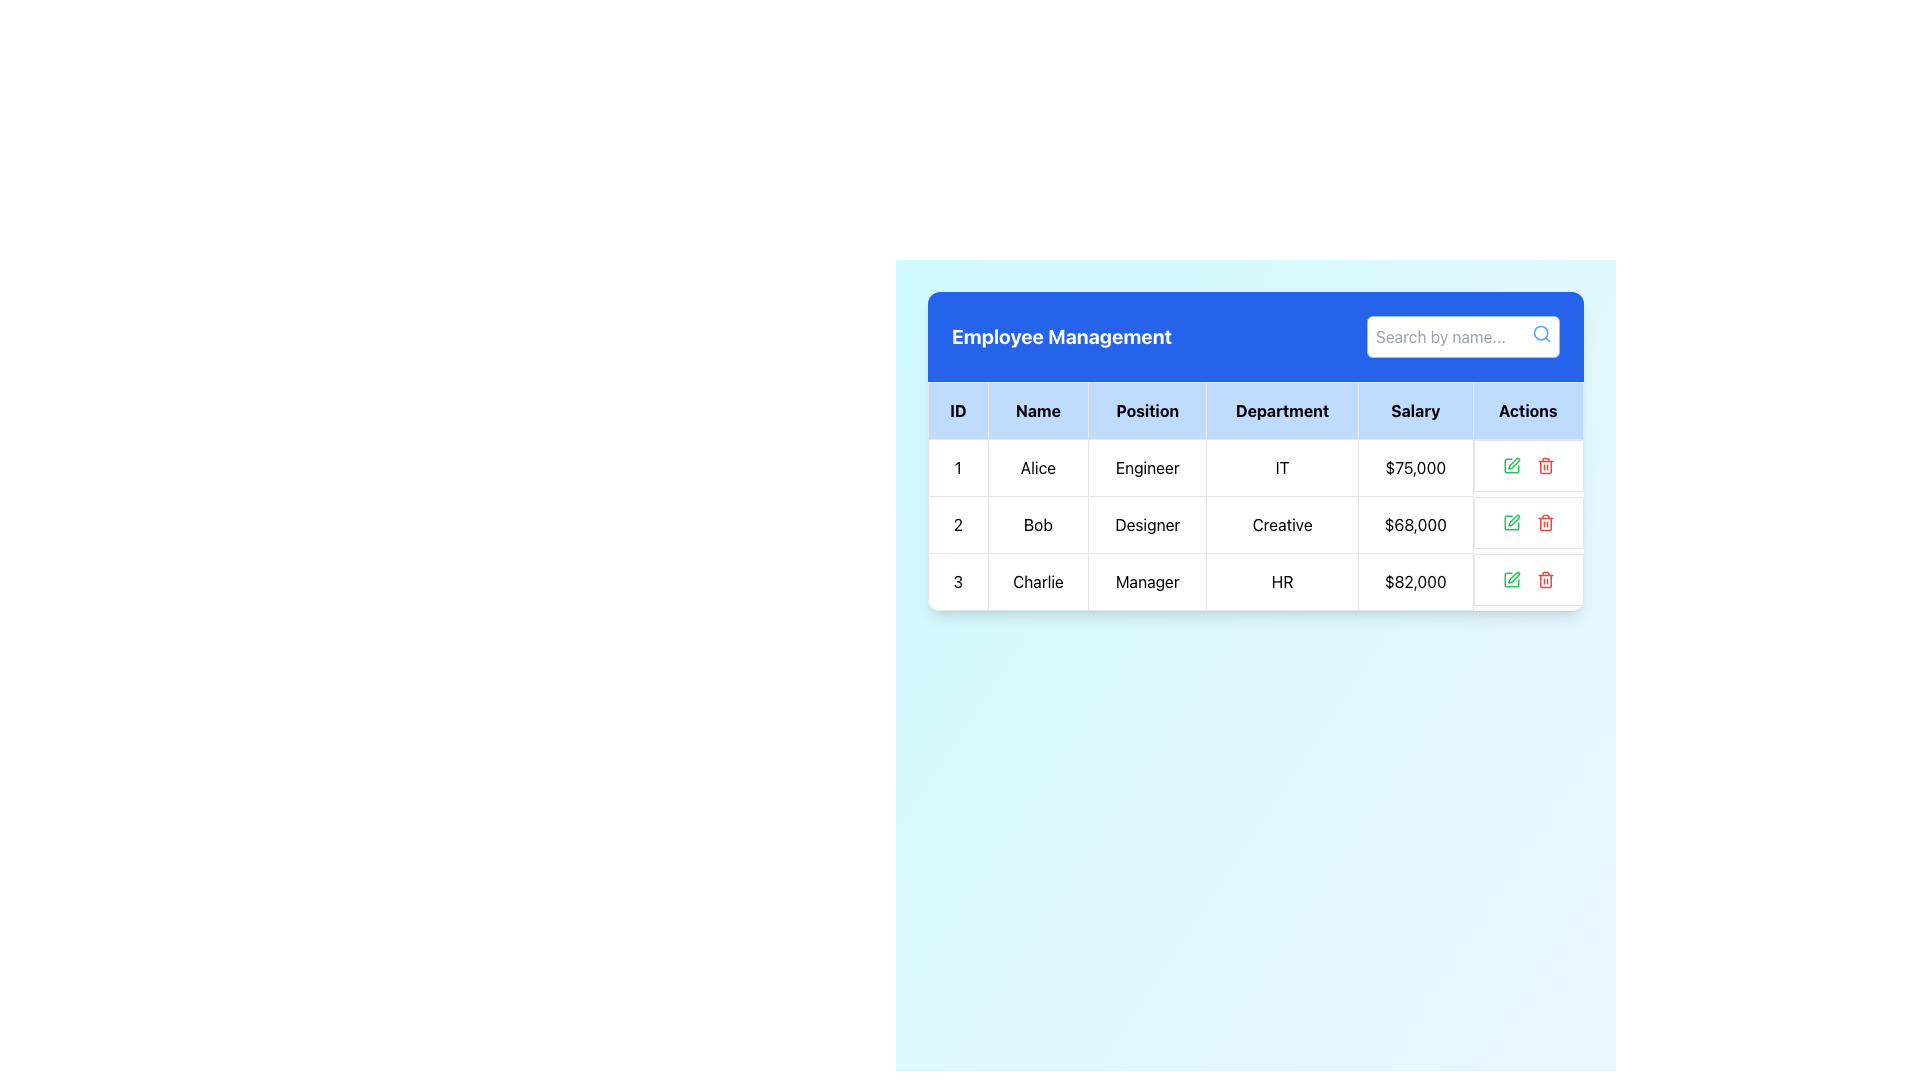 Image resolution: width=1920 pixels, height=1080 pixels. What do you see at coordinates (1544, 521) in the screenshot?
I see `the red trash can icon in the 'Actions' column for 'Bob Designer' to initiate a delete action` at bounding box center [1544, 521].